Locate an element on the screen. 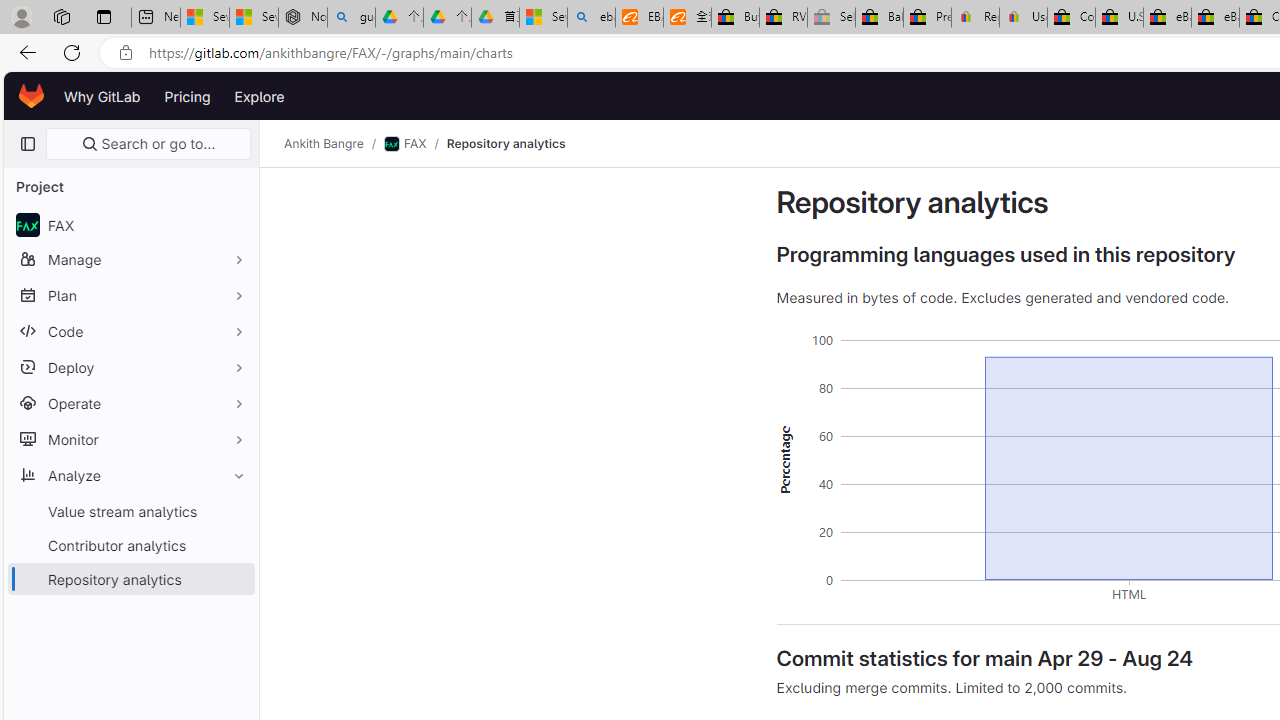 The width and height of the screenshot is (1280, 720). 'Primary navigation sidebar' is located at coordinates (27, 143).